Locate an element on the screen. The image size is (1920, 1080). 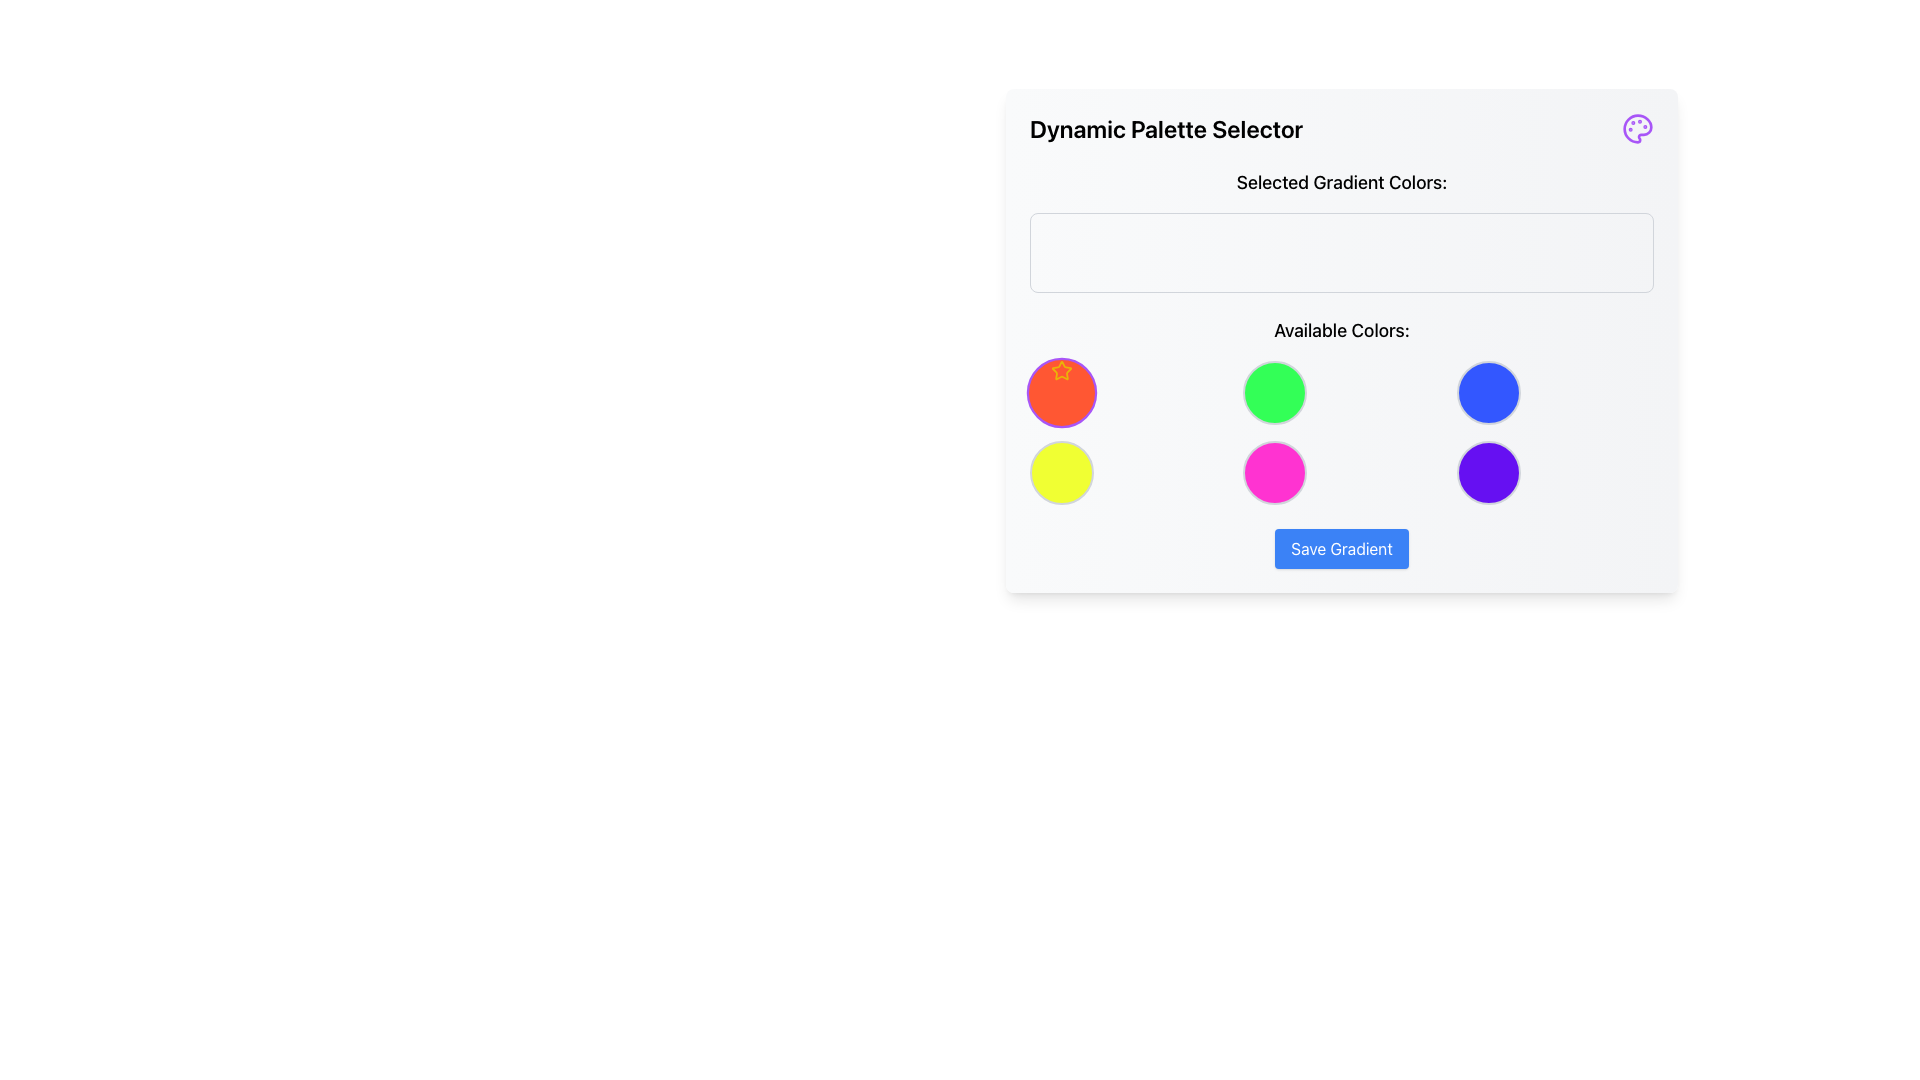
the circular button with a green background located in the first row, second column of the Available Colors section is located at coordinates (1274, 393).